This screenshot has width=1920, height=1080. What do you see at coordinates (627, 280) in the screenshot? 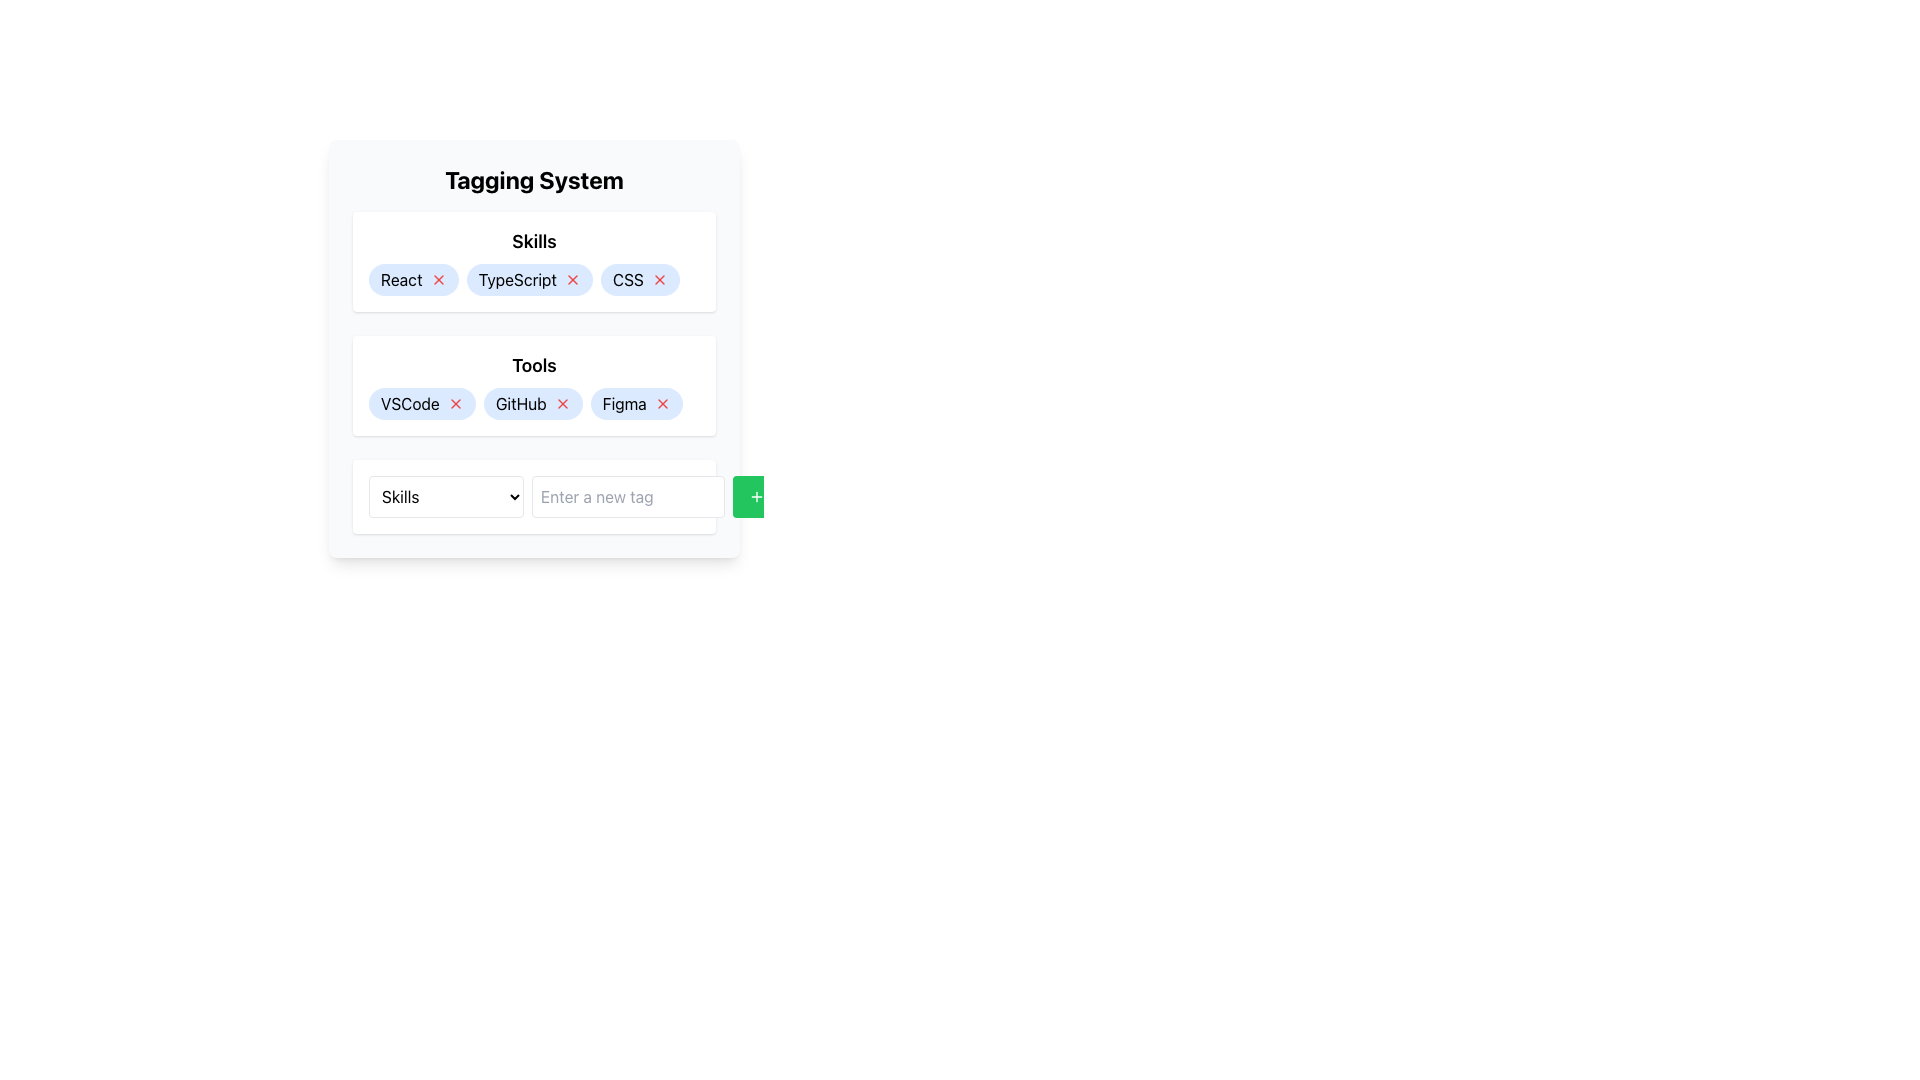
I see `the 'CSS' text label in the Skills section` at bounding box center [627, 280].